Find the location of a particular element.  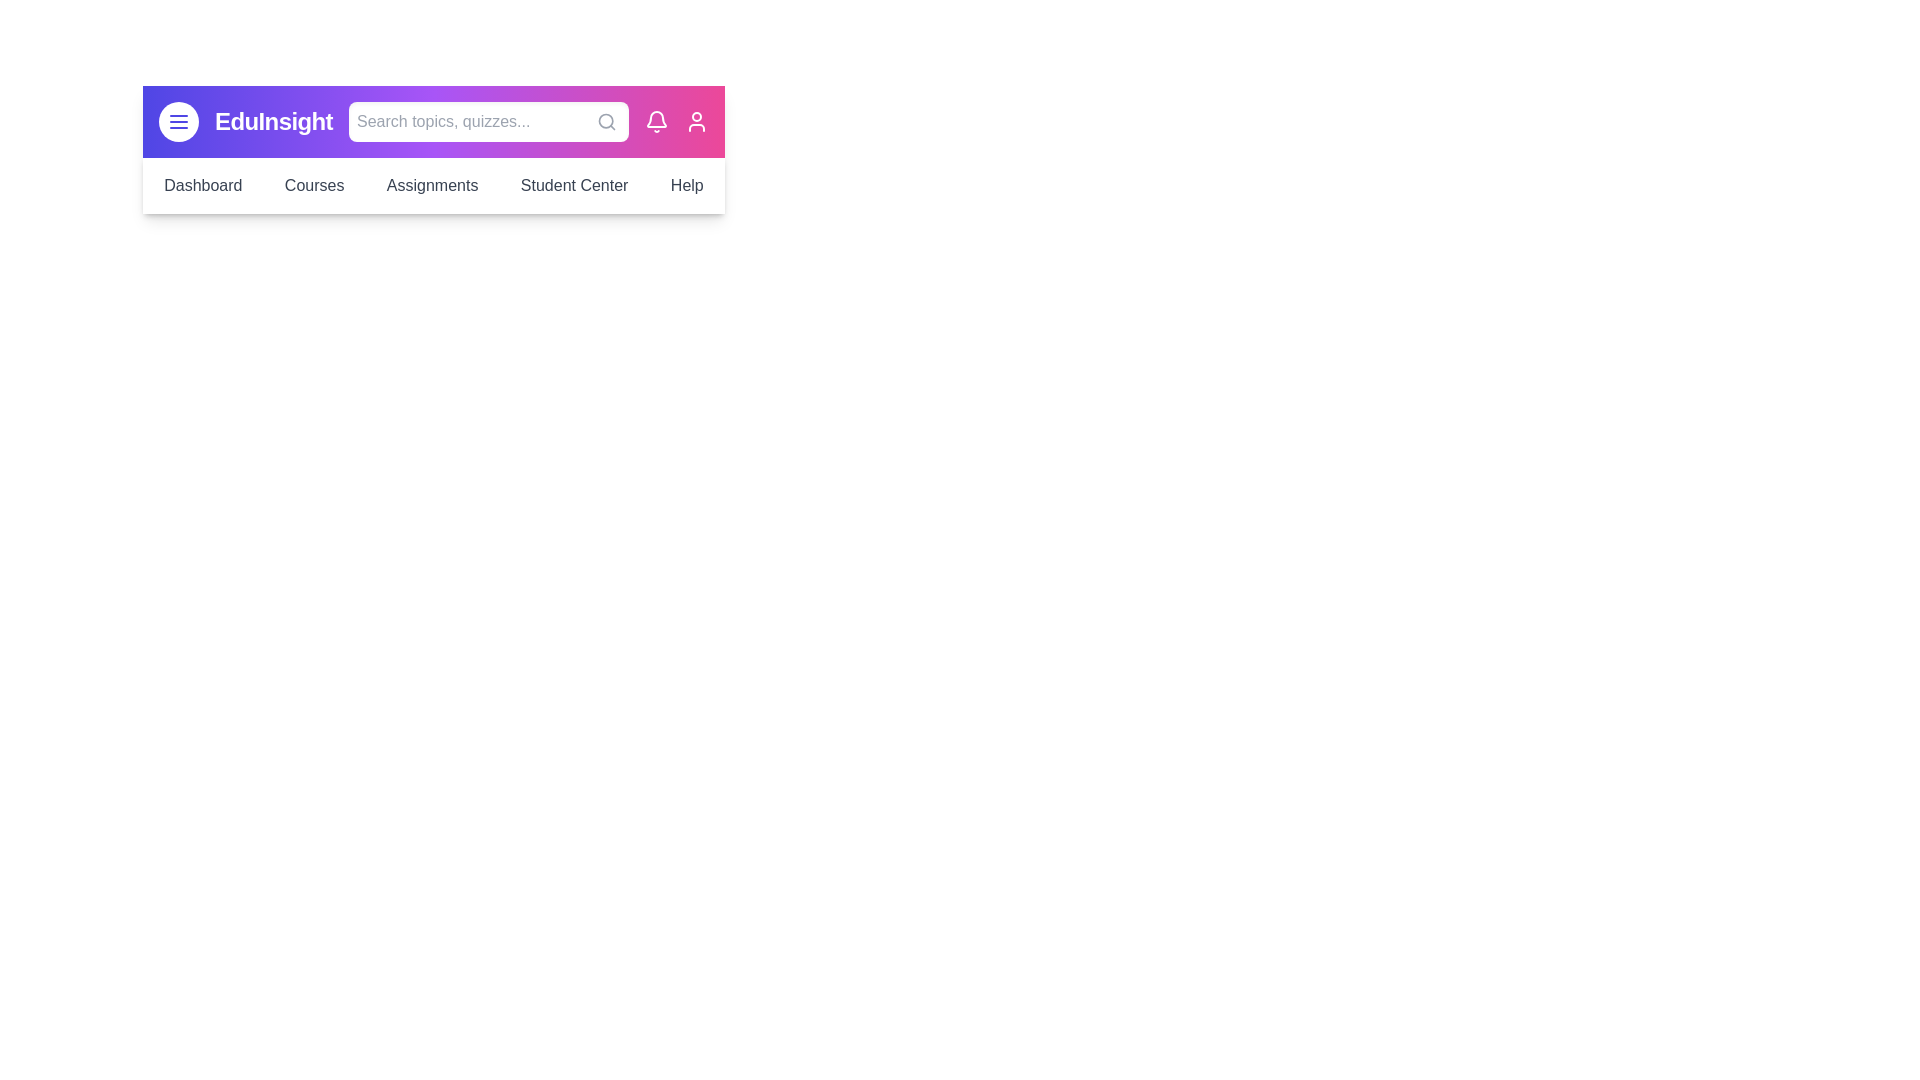

the menu item Assignments to navigate to the corresponding section is located at coordinates (431, 185).